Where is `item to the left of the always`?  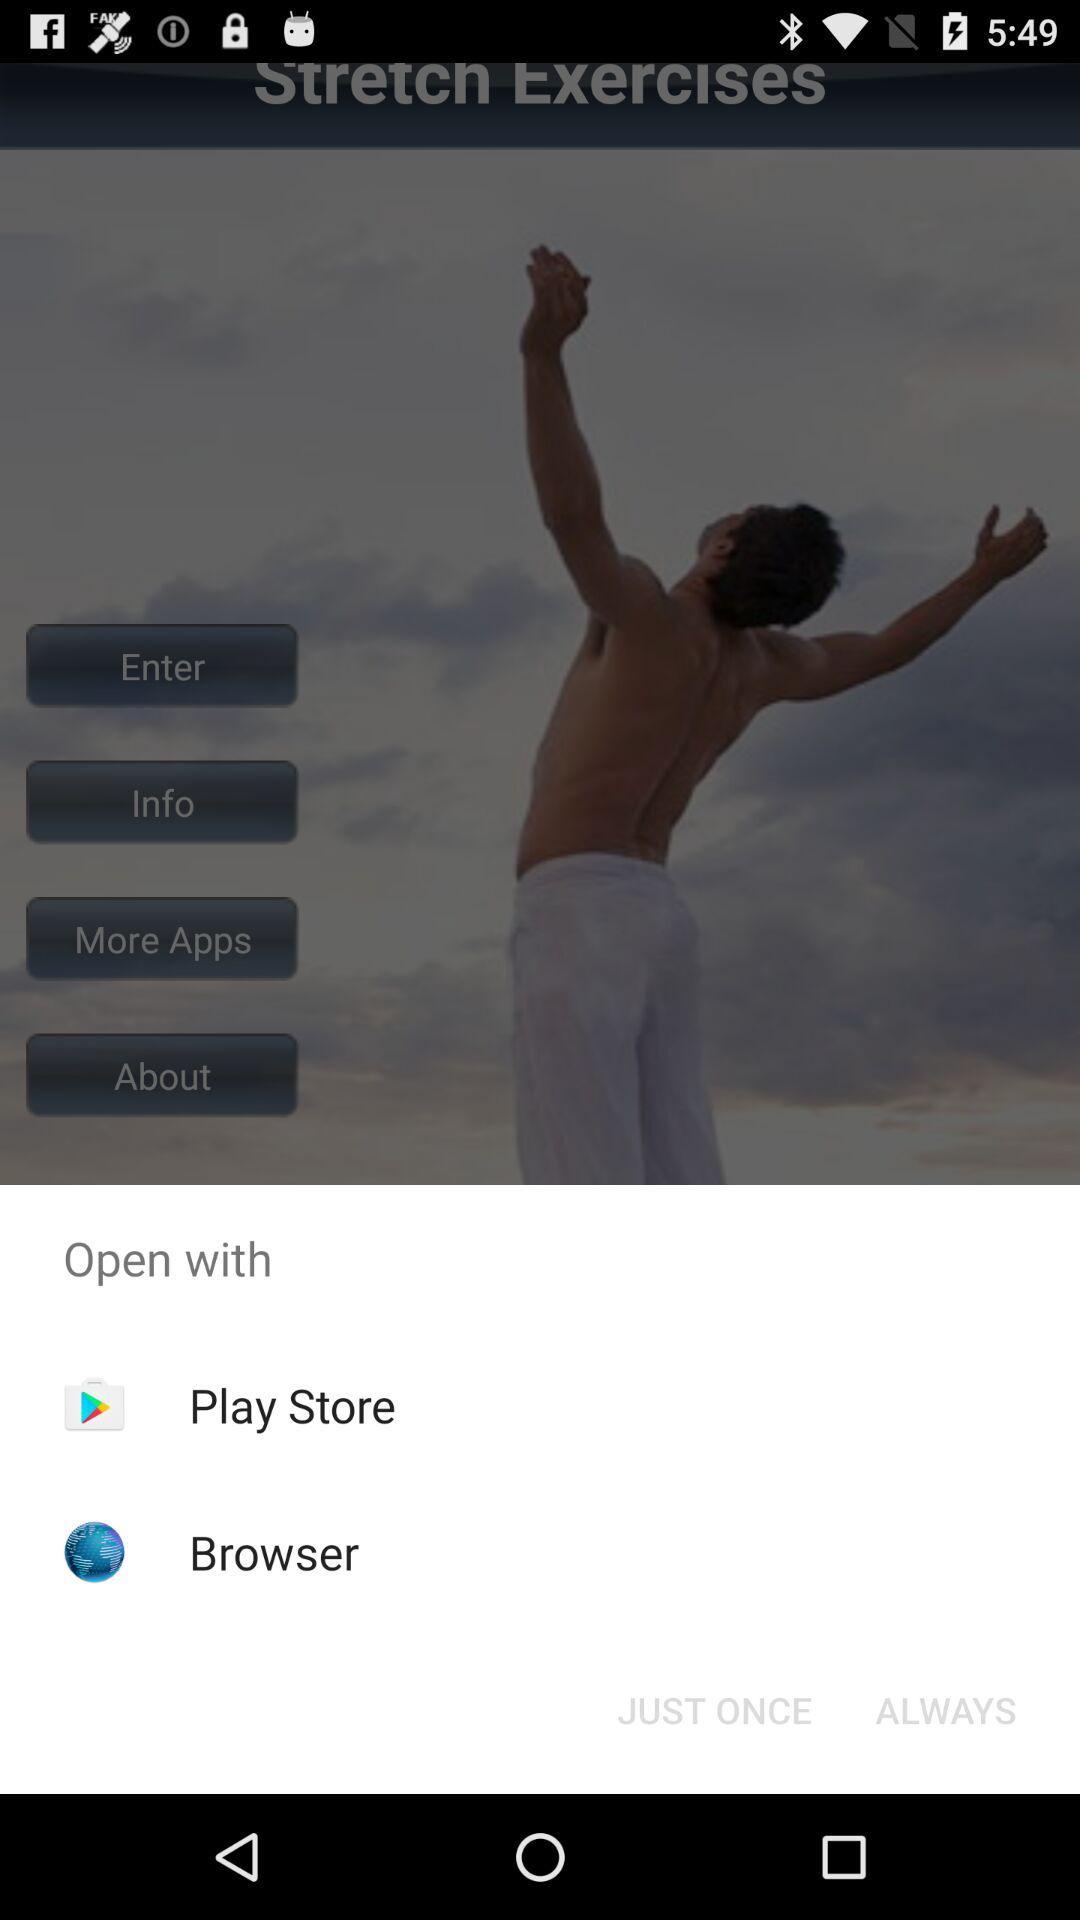
item to the left of the always is located at coordinates (713, 1708).